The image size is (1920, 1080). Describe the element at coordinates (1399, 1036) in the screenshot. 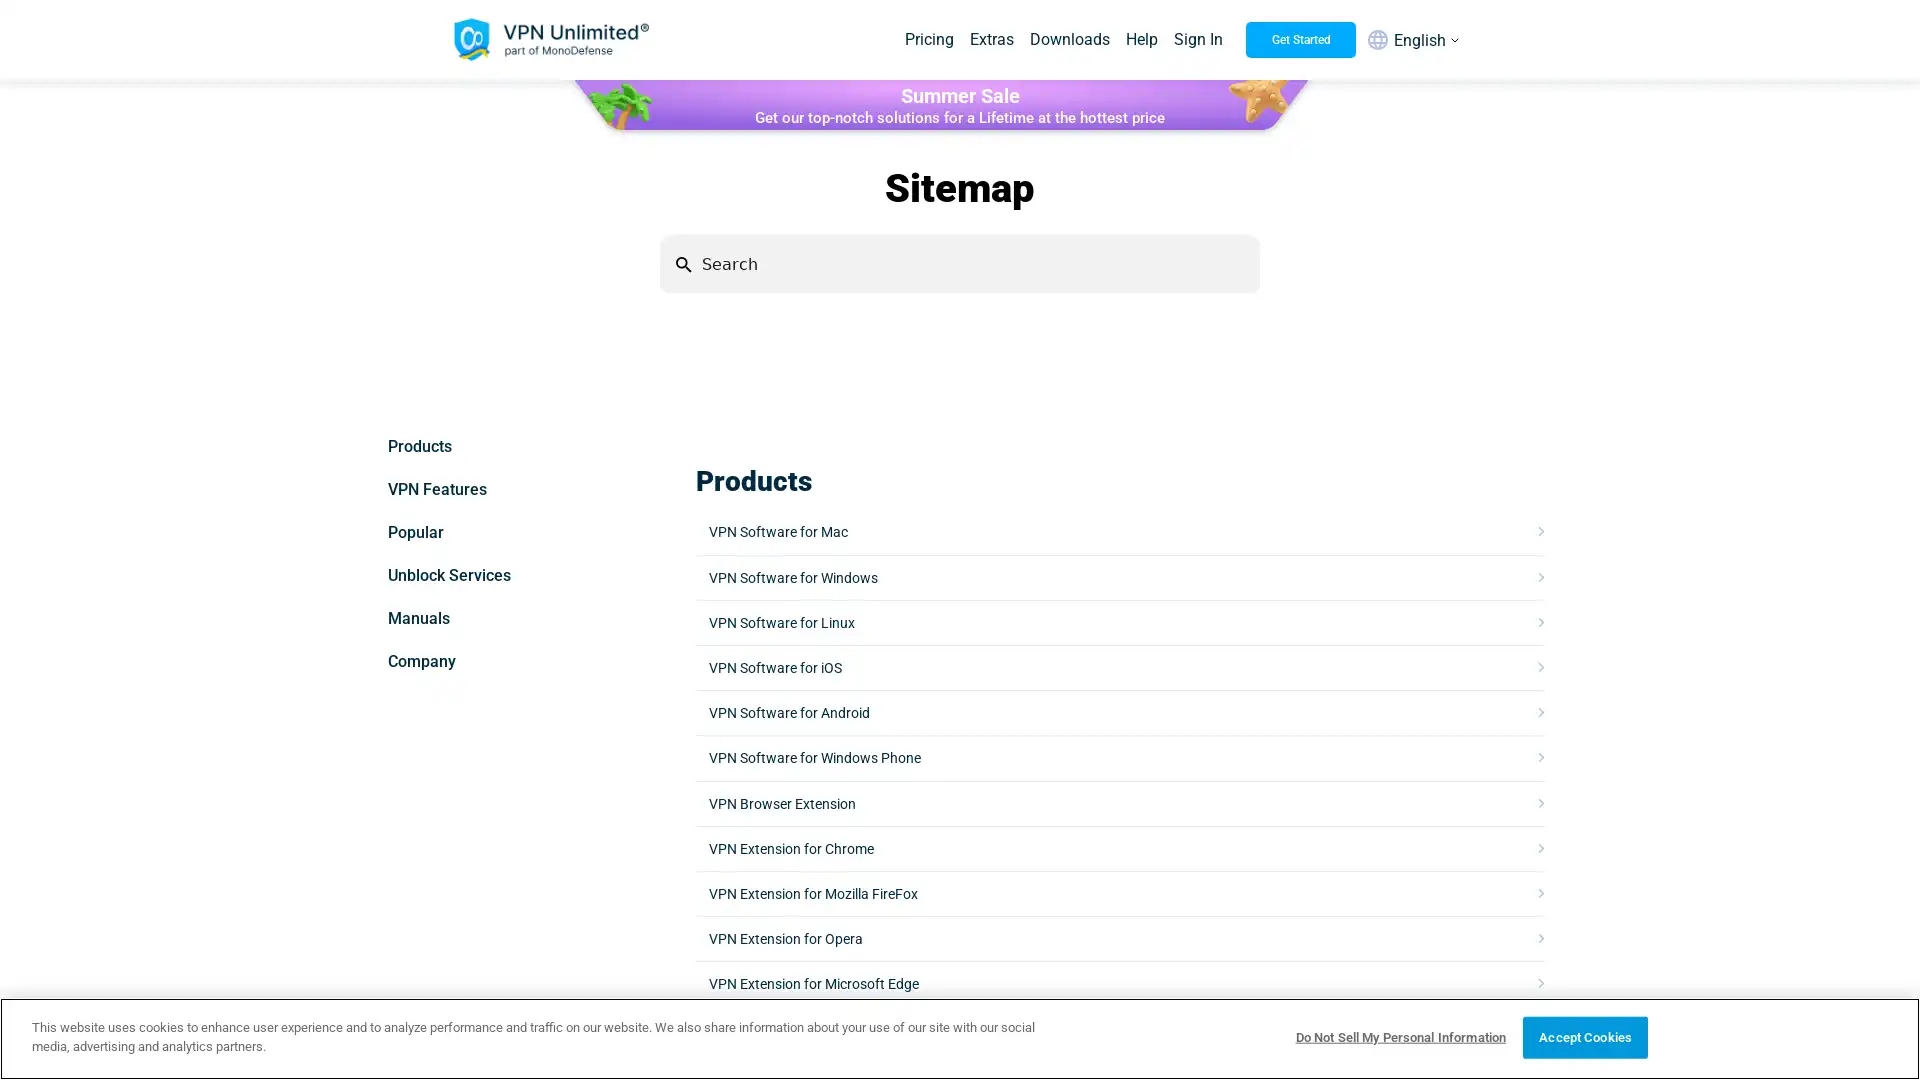

I see `Do Not Sell My Personal Information` at that location.